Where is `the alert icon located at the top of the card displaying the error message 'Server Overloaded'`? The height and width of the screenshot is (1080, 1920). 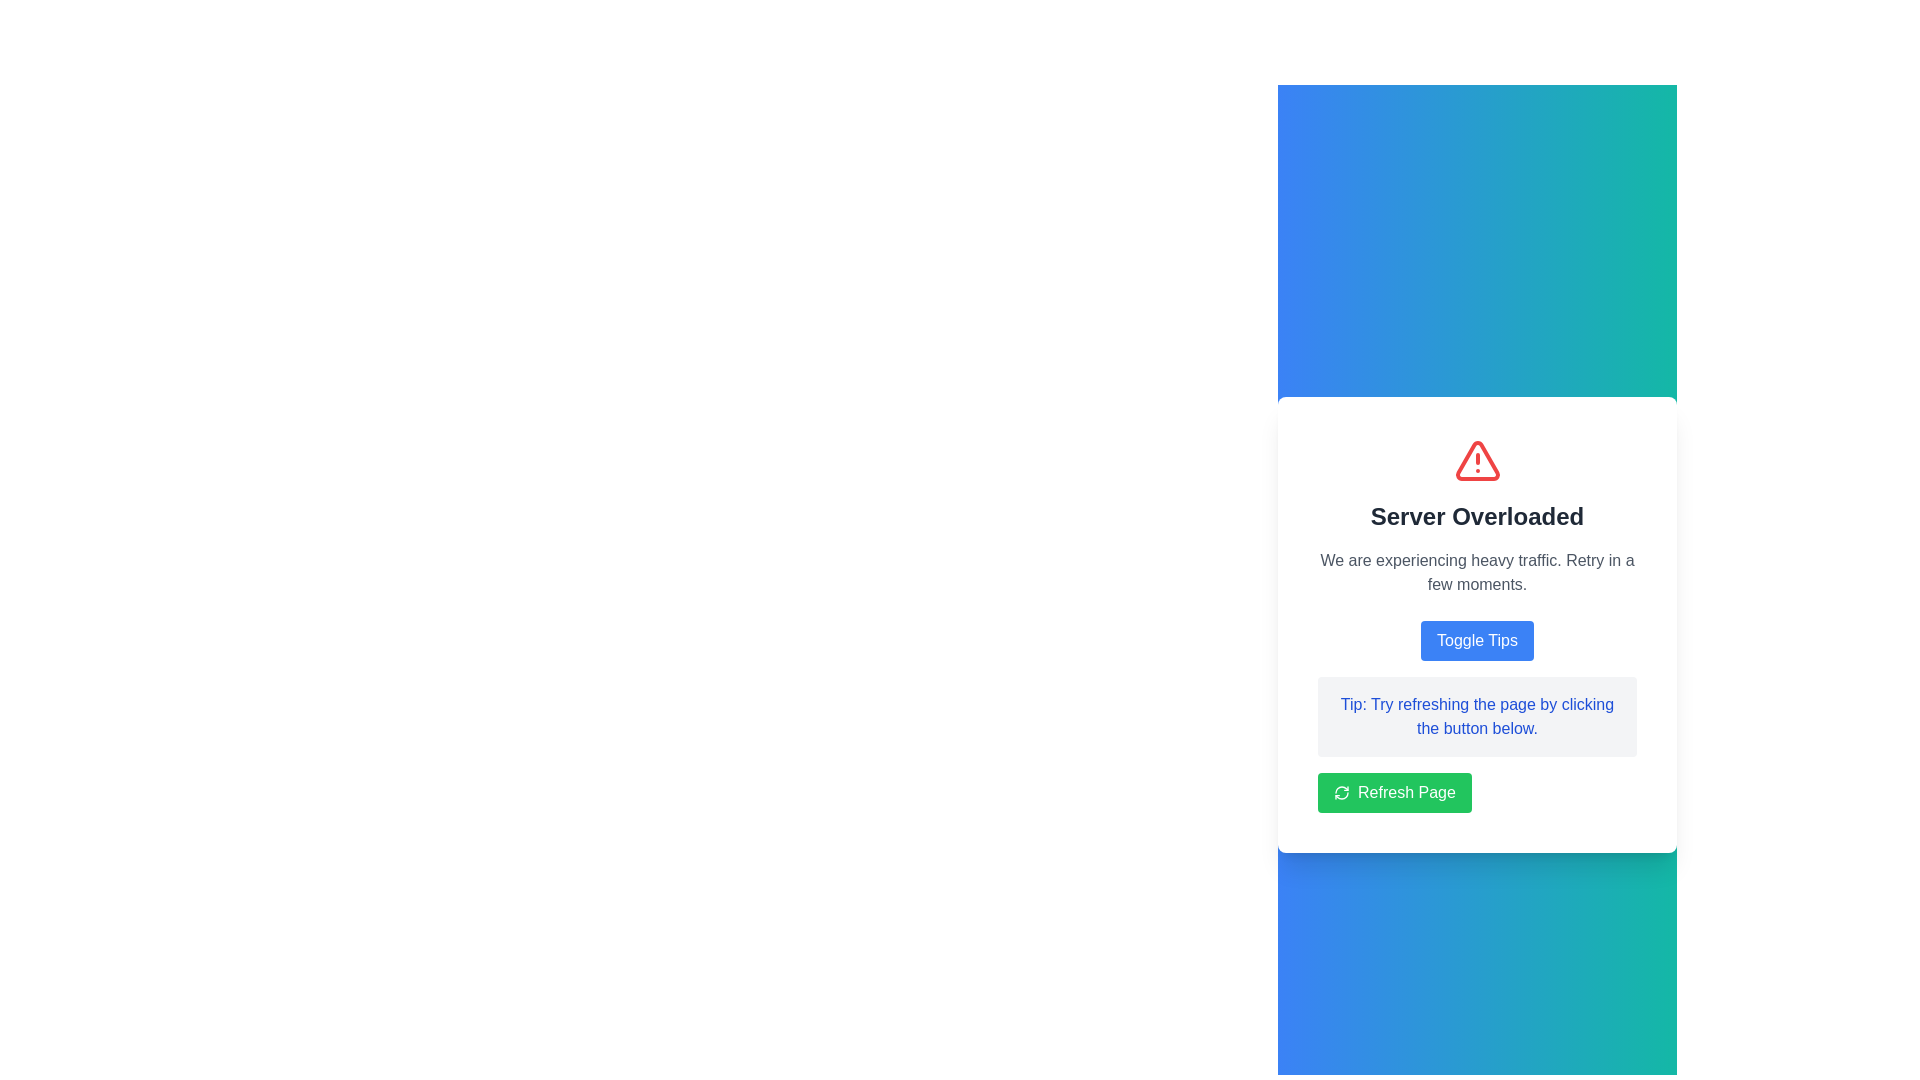 the alert icon located at the top of the card displaying the error message 'Server Overloaded' is located at coordinates (1477, 461).